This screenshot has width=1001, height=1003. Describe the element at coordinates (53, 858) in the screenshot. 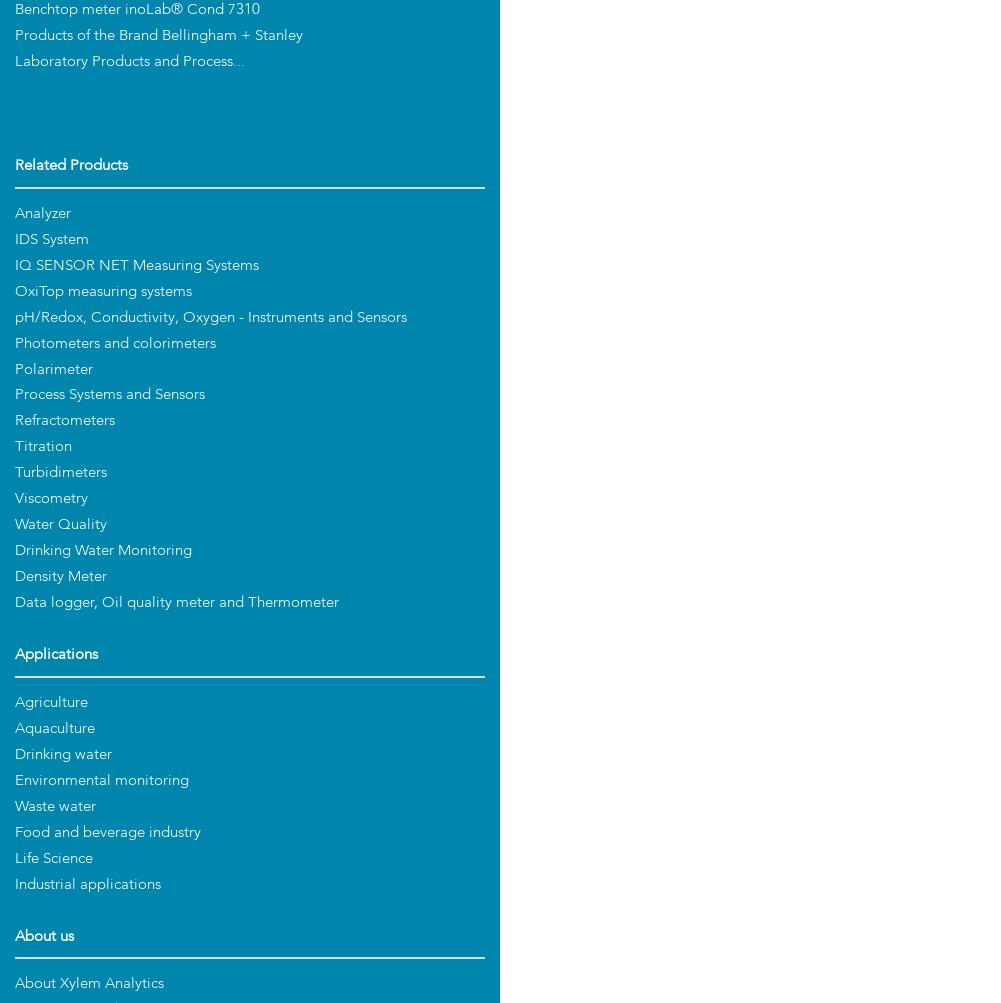

I see `'Life Science'` at that location.